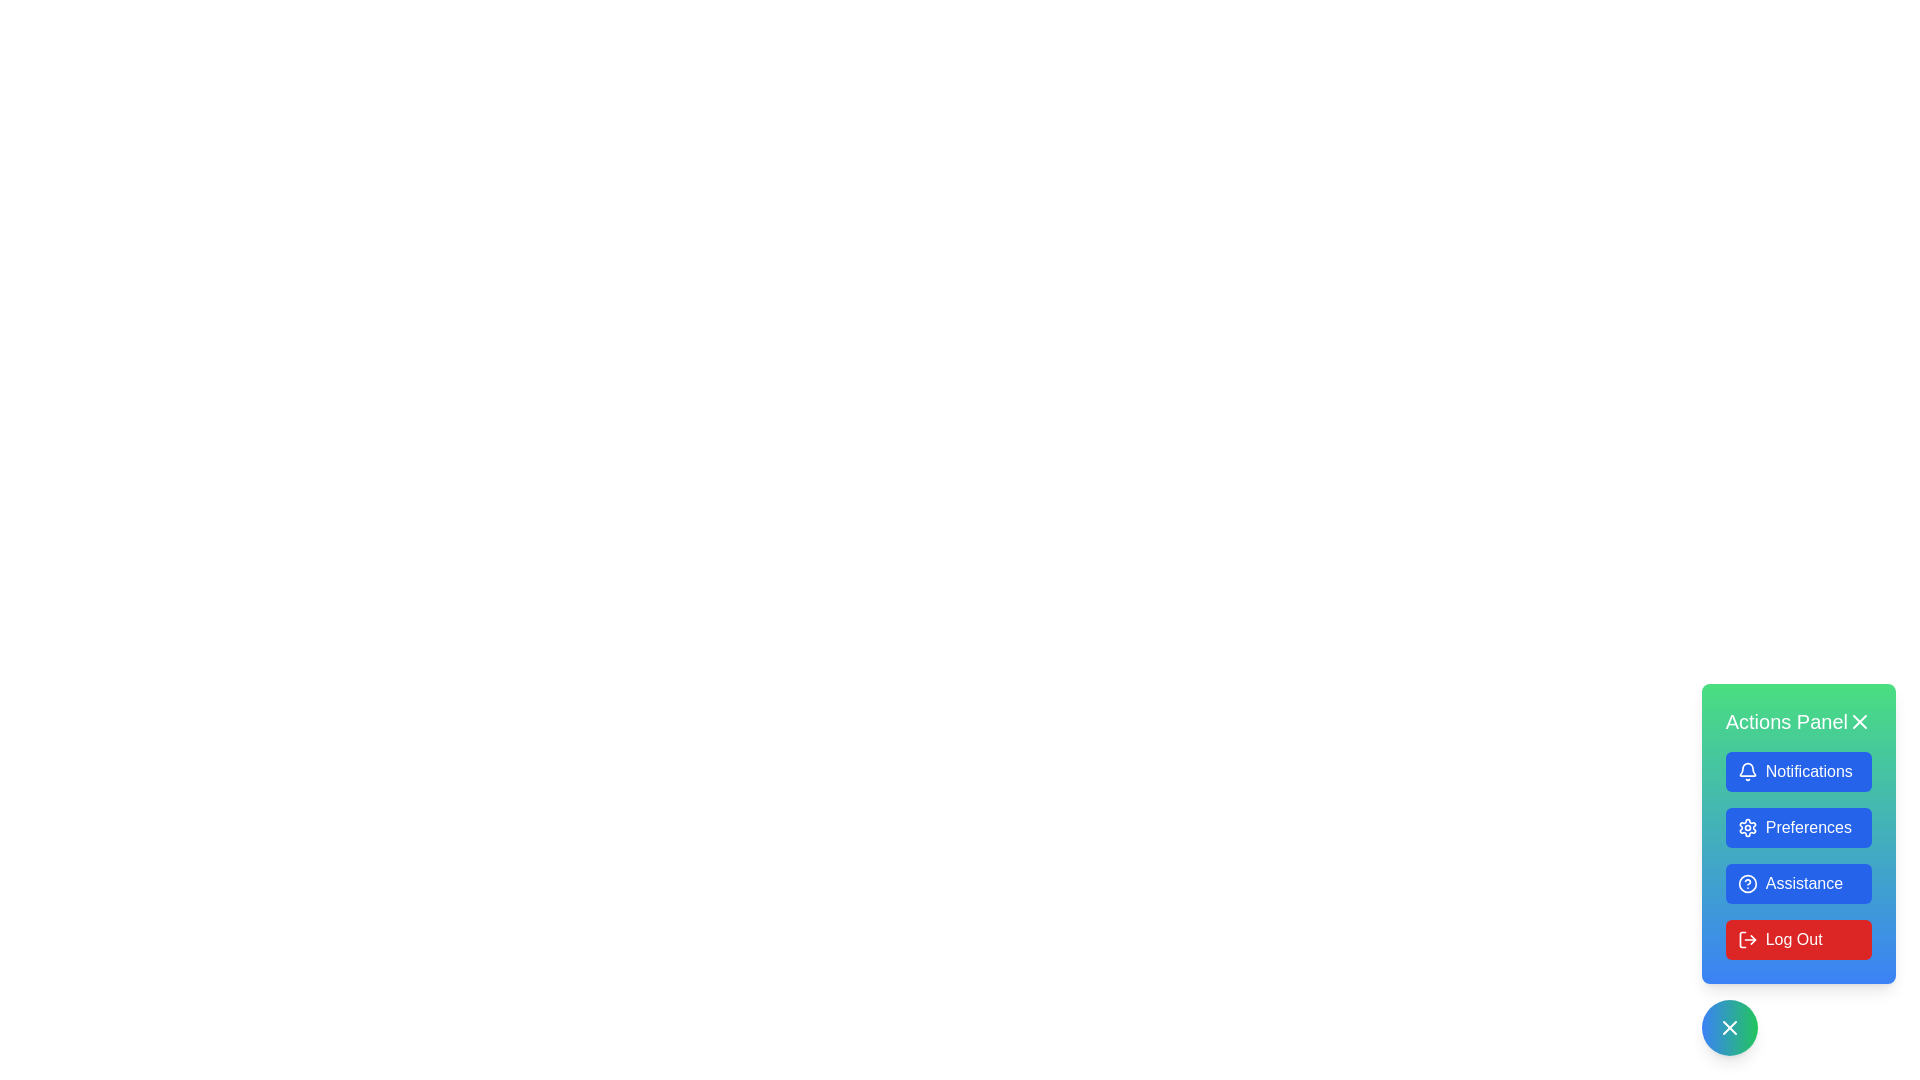  I want to click on the close button located at the upper-right corner of the 'Actions Panel', so click(1859, 721).